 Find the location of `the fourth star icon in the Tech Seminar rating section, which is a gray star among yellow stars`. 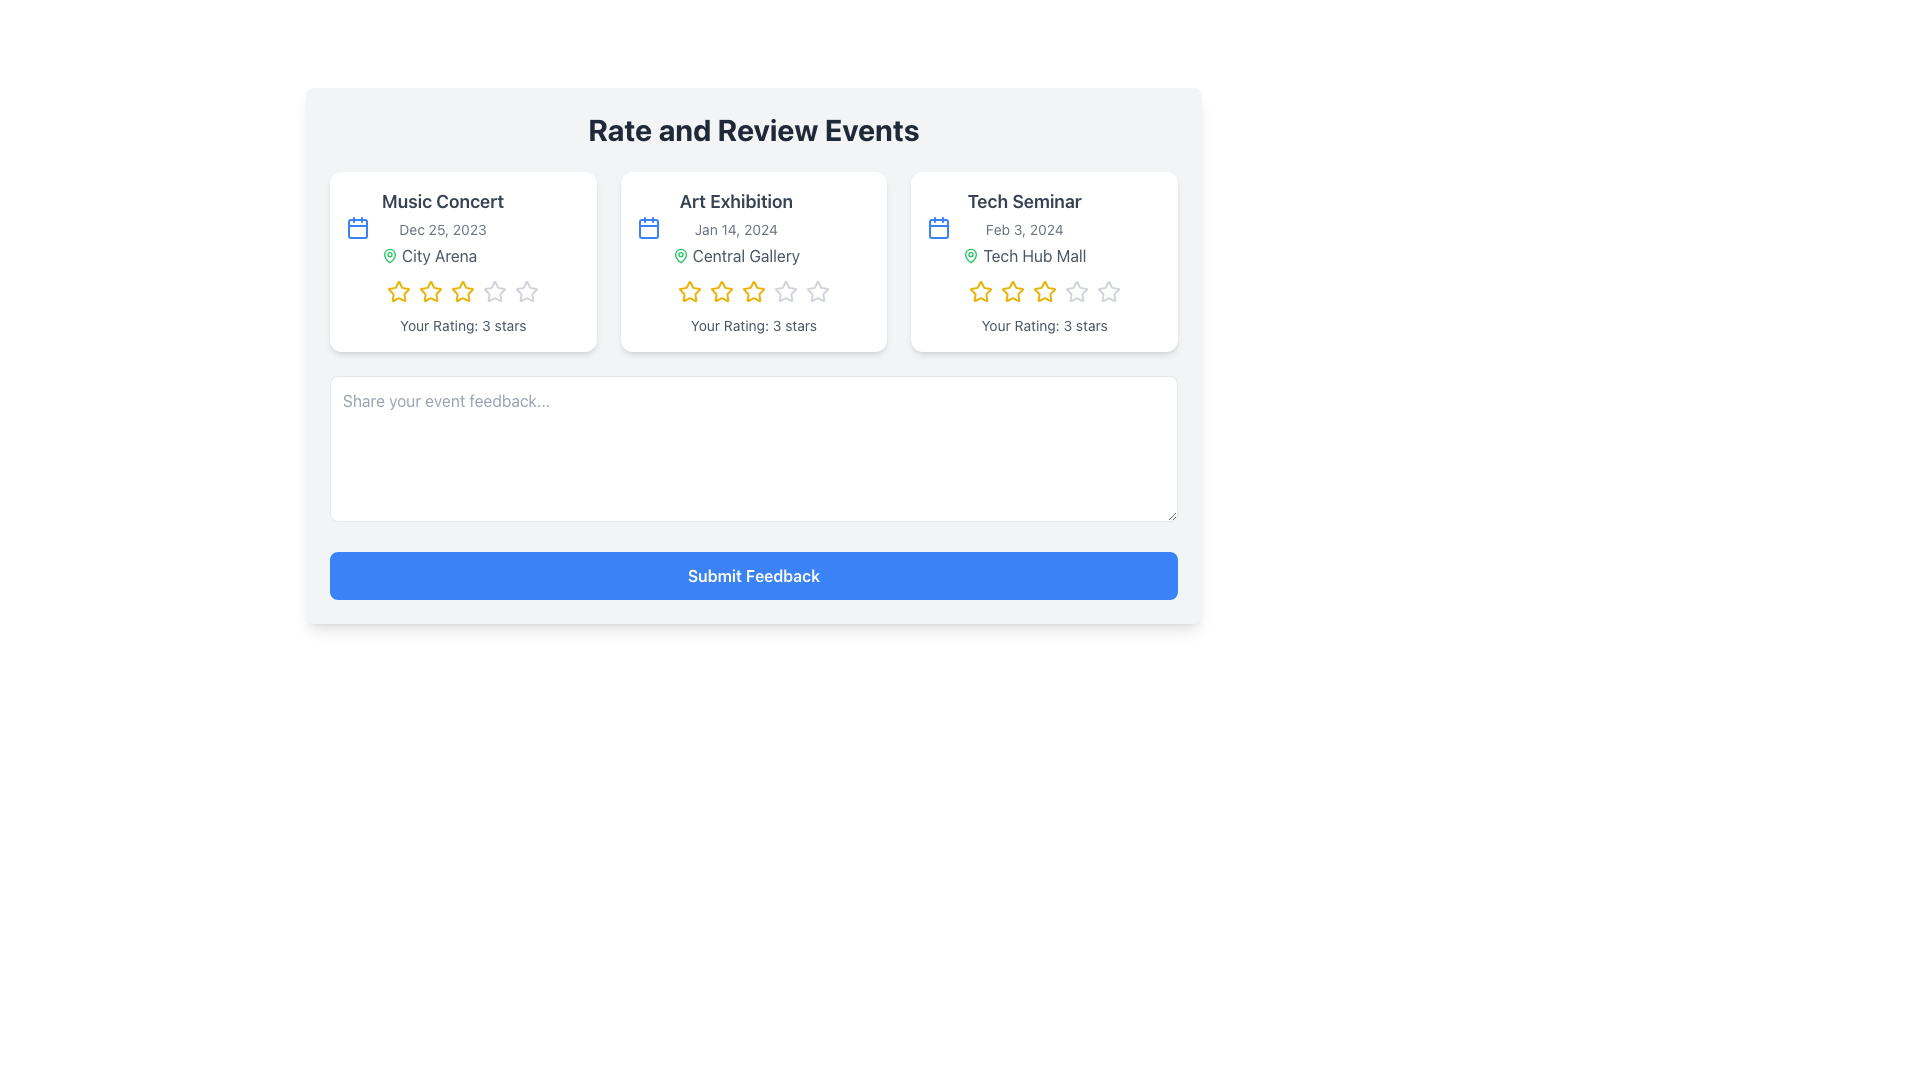

the fourth star icon in the Tech Seminar rating section, which is a gray star among yellow stars is located at coordinates (1075, 292).